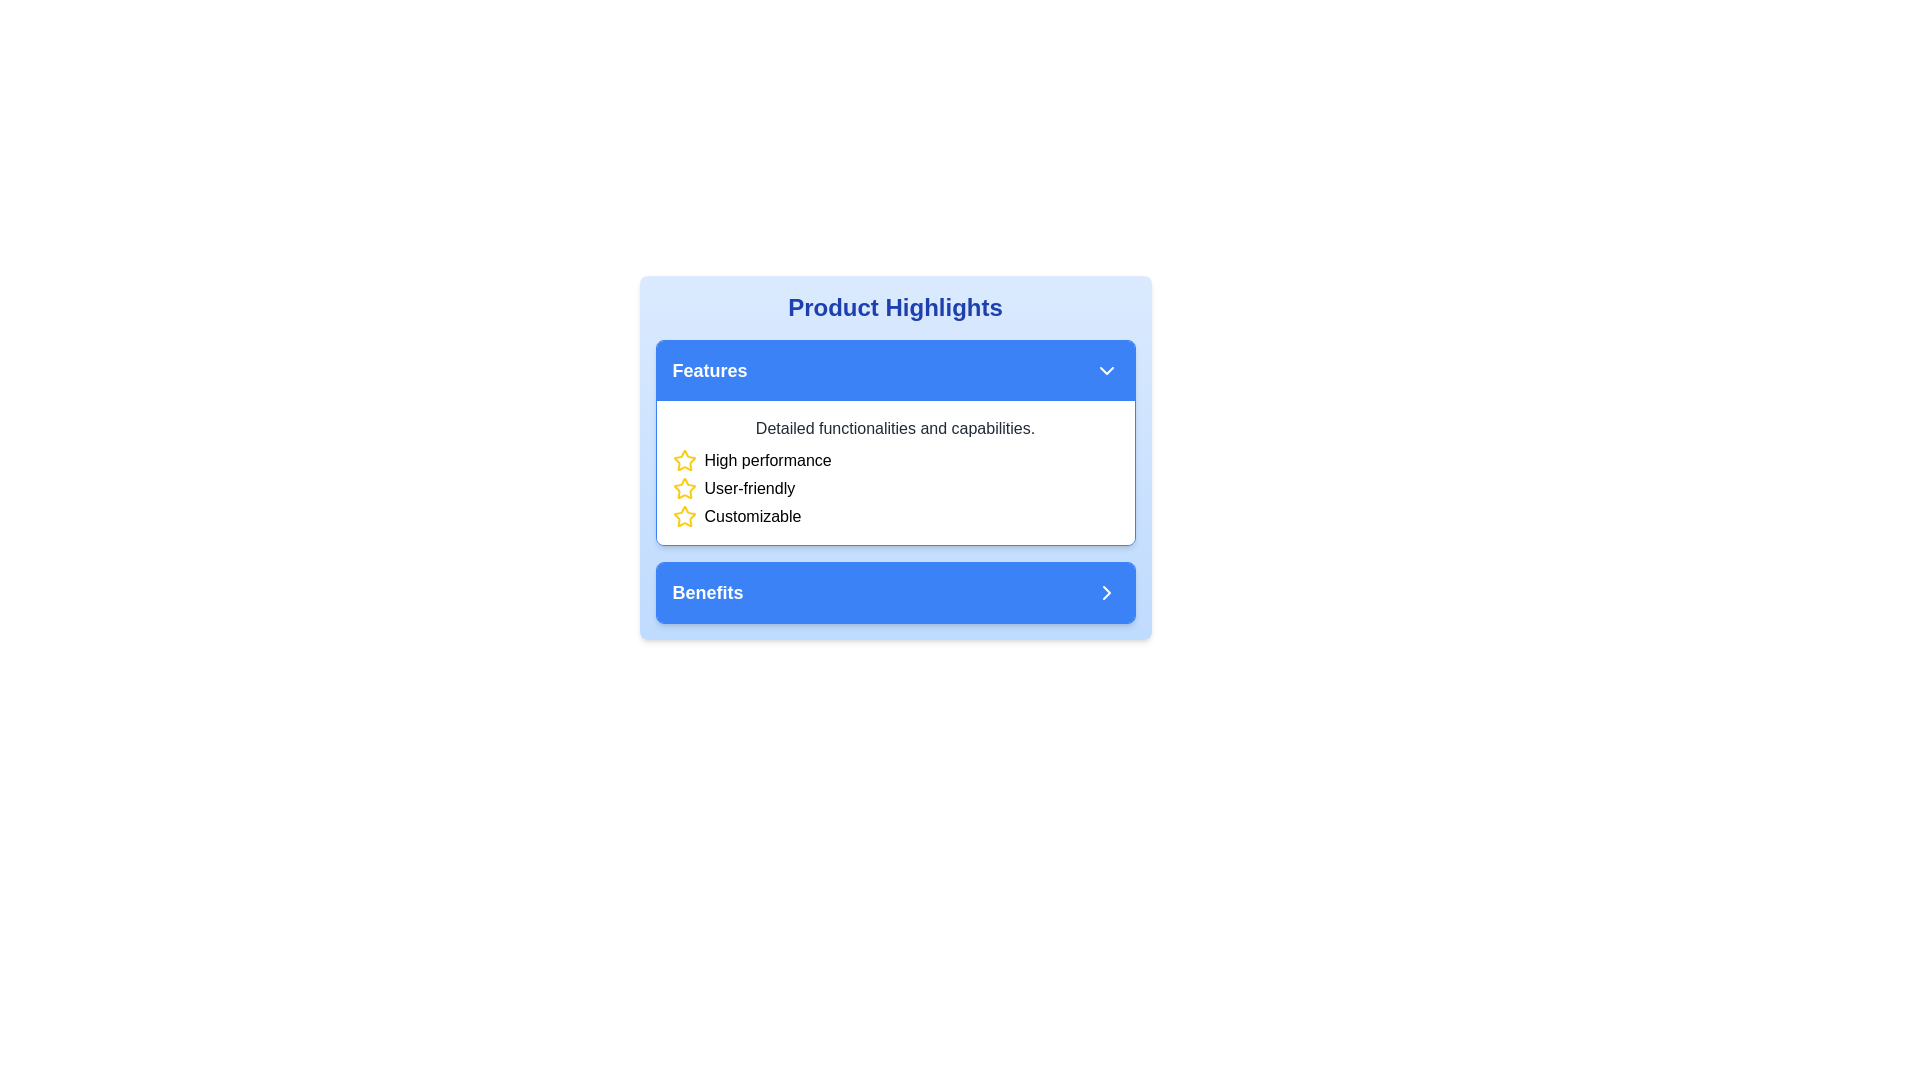 The image size is (1920, 1080). I want to click on the downward-pointing chevron icon on the right side of the 'Features' section, so click(1105, 370).